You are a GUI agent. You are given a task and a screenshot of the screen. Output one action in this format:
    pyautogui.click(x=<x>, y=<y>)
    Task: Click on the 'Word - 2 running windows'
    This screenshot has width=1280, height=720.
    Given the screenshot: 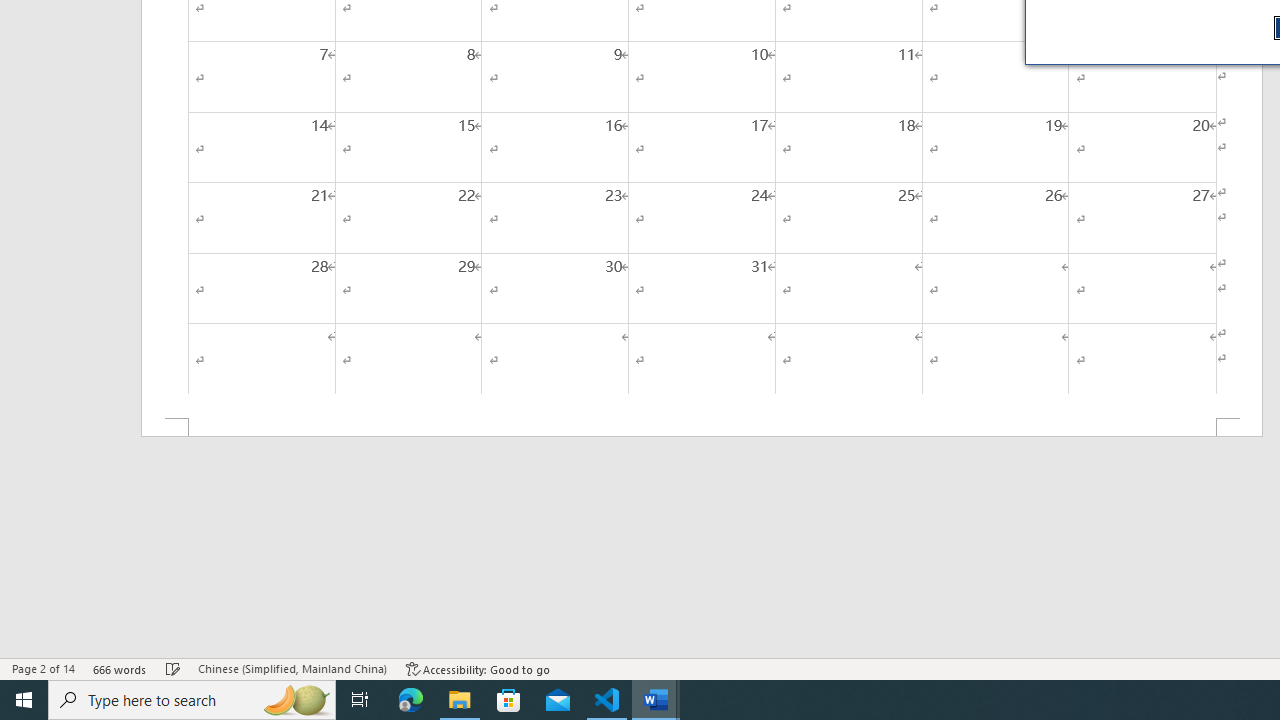 What is the action you would take?
    pyautogui.click(x=656, y=698)
    